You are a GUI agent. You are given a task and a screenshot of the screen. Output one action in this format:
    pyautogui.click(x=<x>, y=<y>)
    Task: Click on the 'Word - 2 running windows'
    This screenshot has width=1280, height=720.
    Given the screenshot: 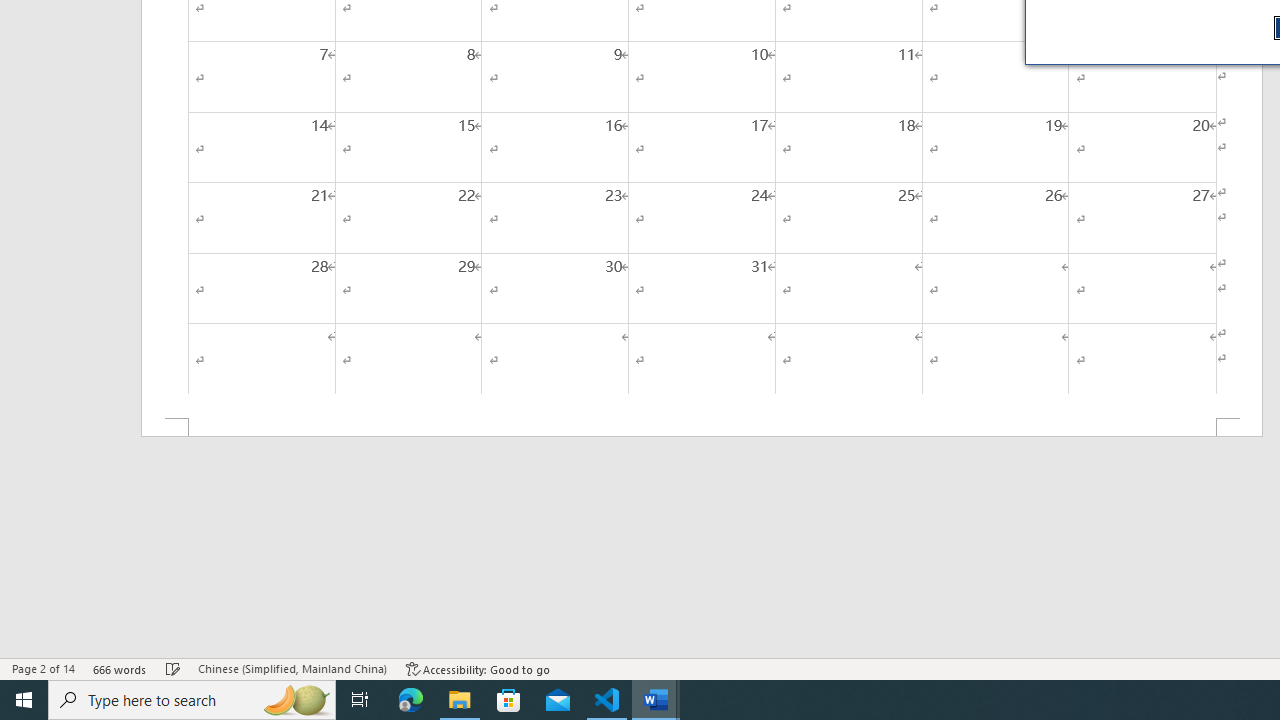 What is the action you would take?
    pyautogui.click(x=656, y=698)
    